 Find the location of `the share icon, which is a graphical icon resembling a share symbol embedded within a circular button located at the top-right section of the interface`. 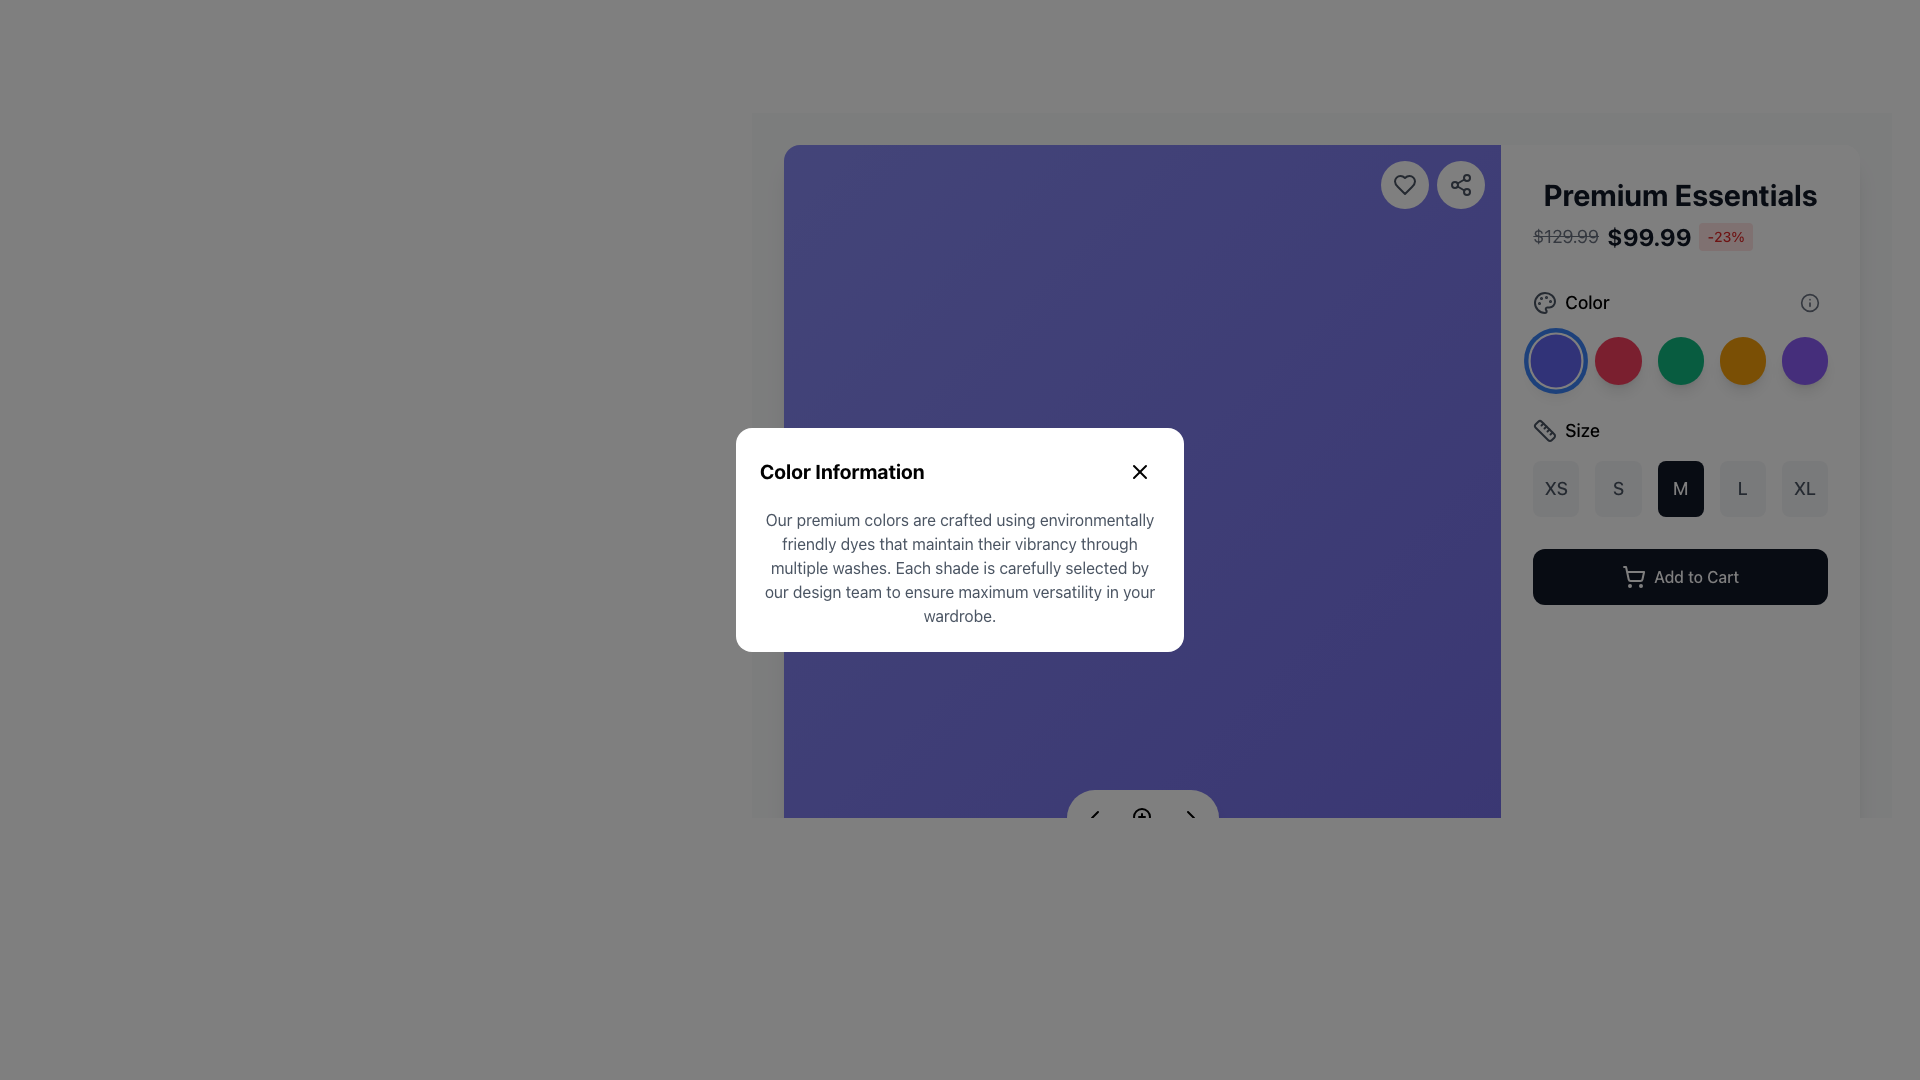

the share icon, which is a graphical icon resembling a share symbol embedded within a circular button located at the top-right section of the interface is located at coordinates (1461, 185).